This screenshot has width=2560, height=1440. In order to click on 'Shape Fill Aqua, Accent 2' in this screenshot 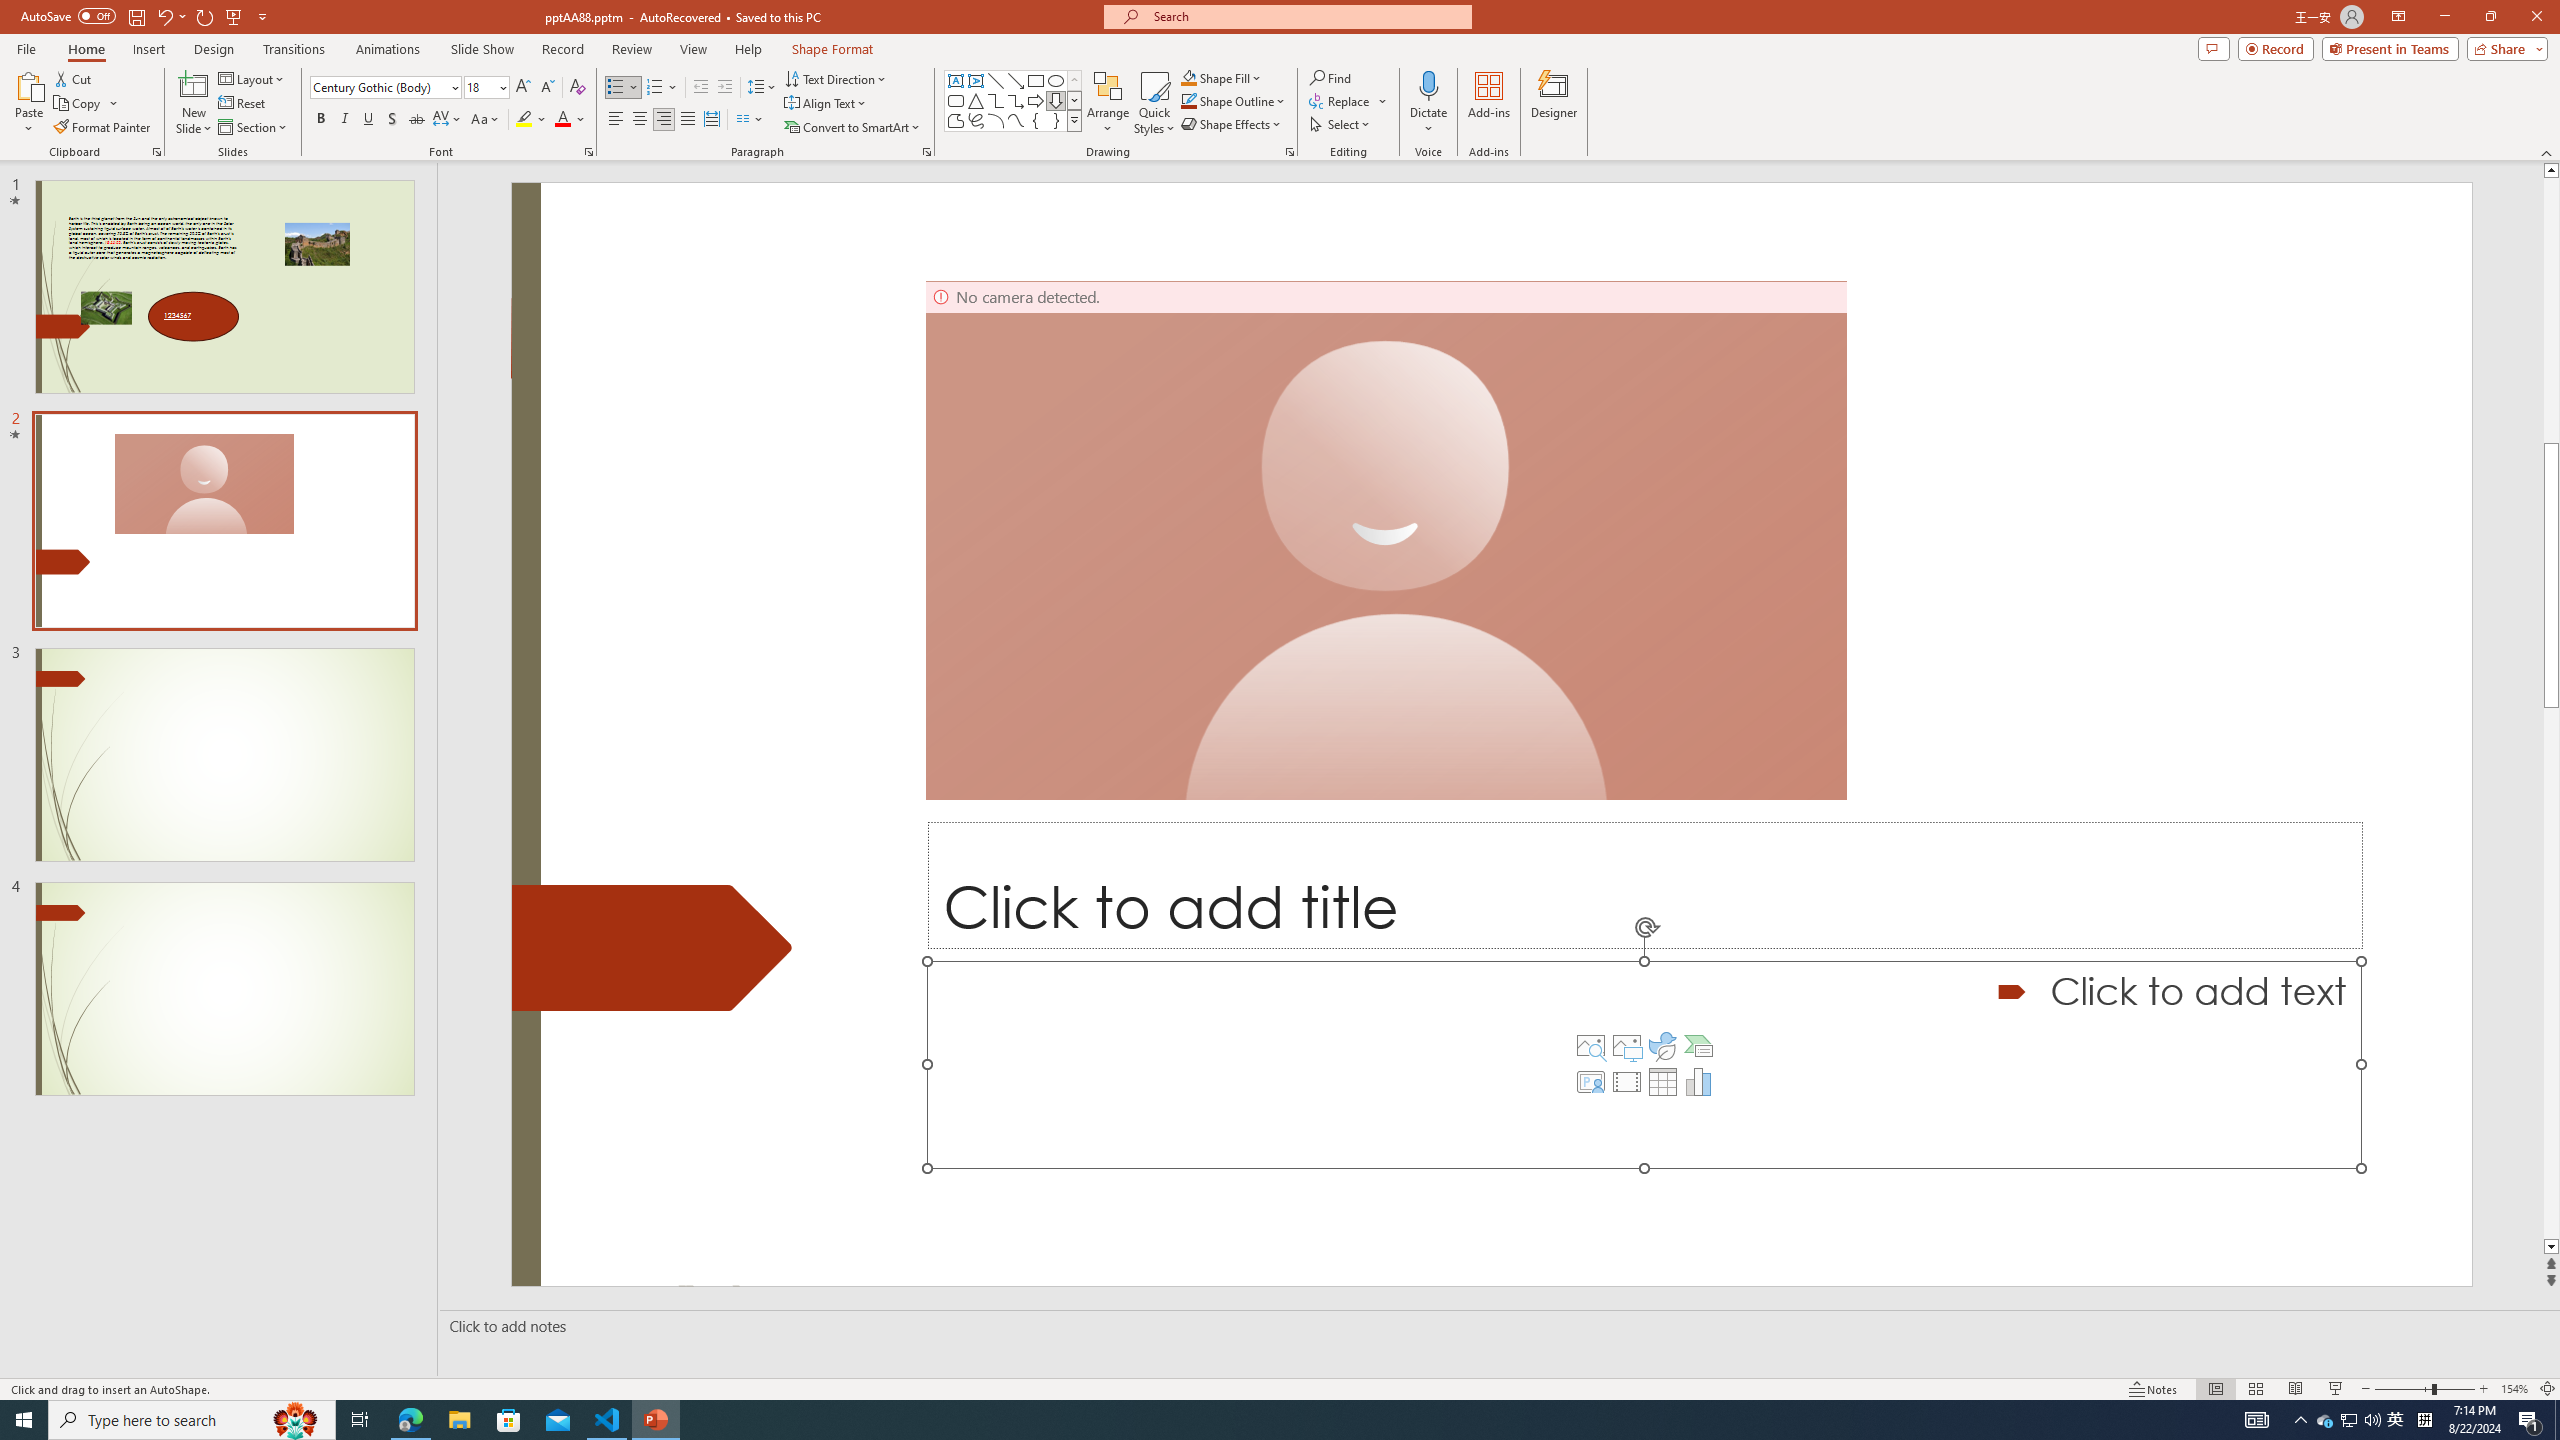, I will do `click(1189, 77)`.